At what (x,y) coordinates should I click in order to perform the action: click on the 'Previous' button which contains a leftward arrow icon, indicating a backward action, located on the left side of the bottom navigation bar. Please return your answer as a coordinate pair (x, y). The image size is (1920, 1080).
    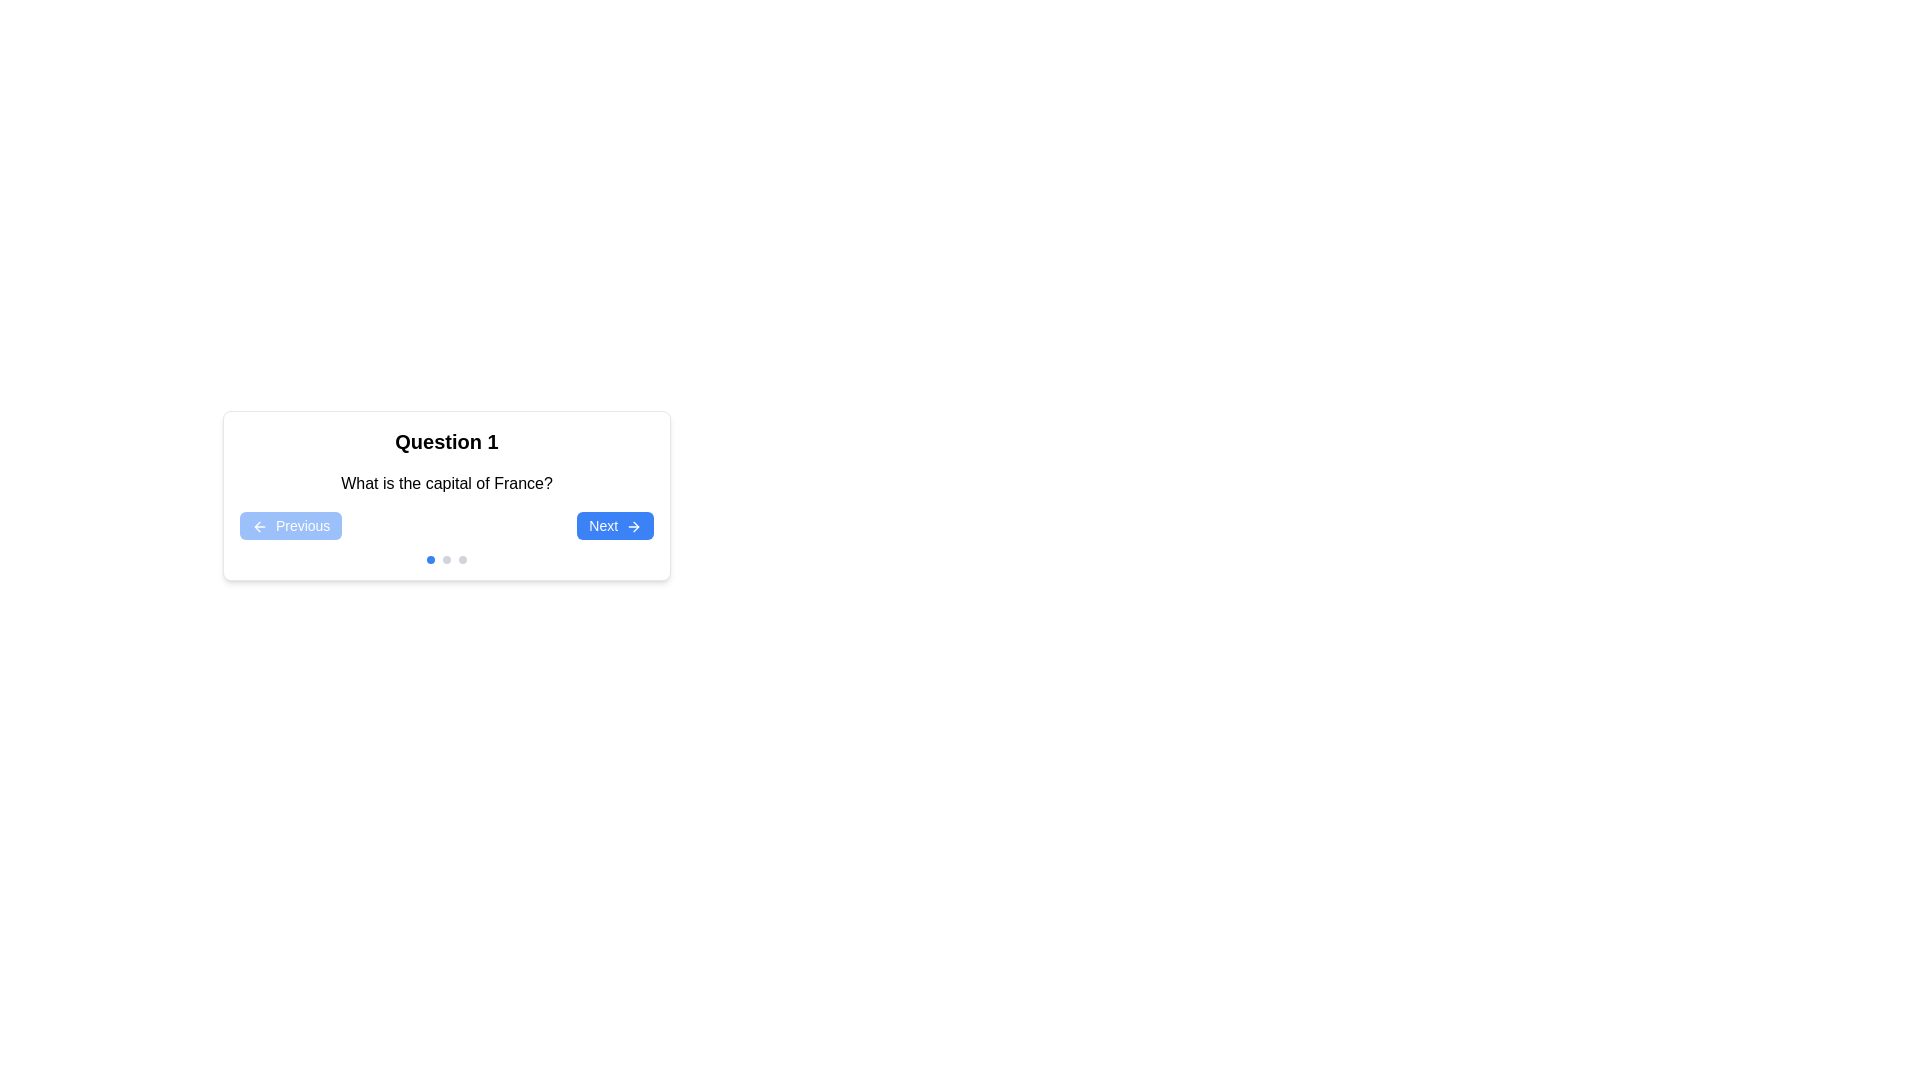
    Looking at the image, I should click on (256, 526).